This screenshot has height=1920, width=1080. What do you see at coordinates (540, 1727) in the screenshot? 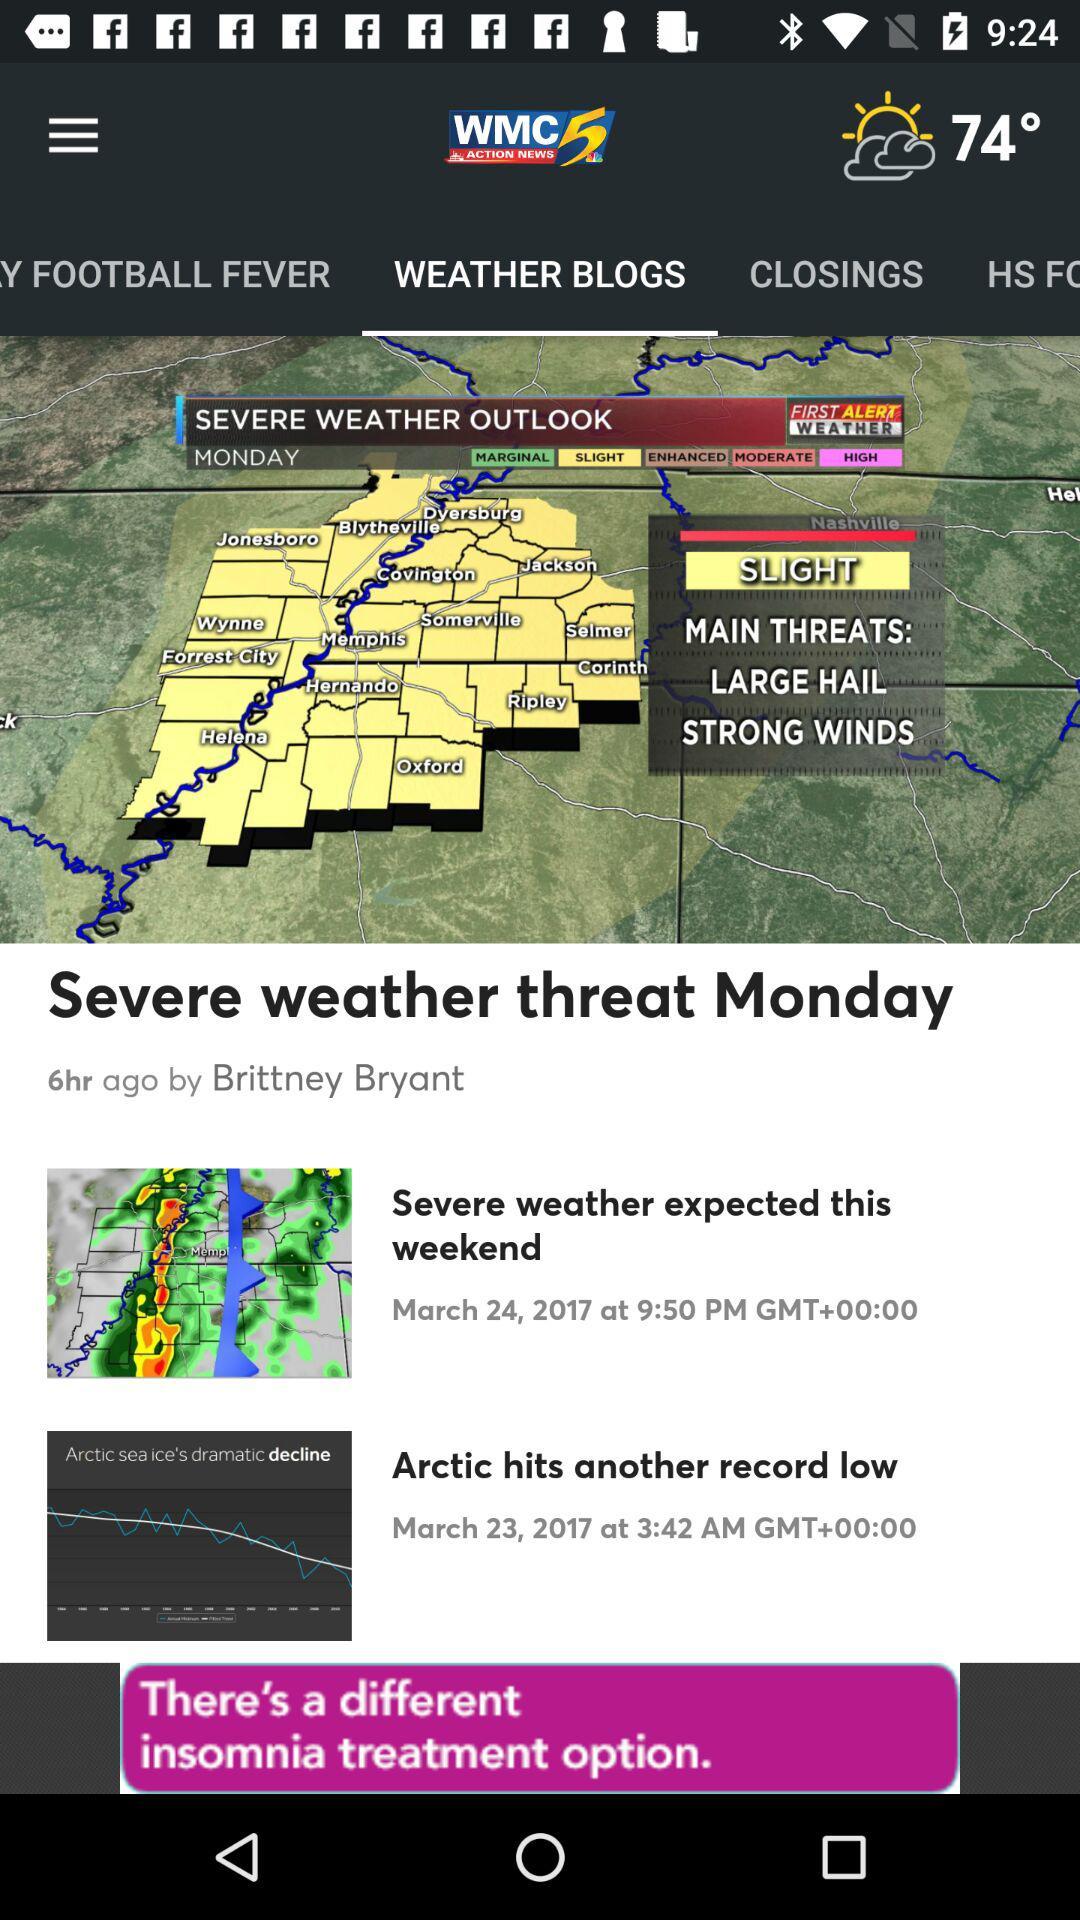
I see `advertising site` at bounding box center [540, 1727].